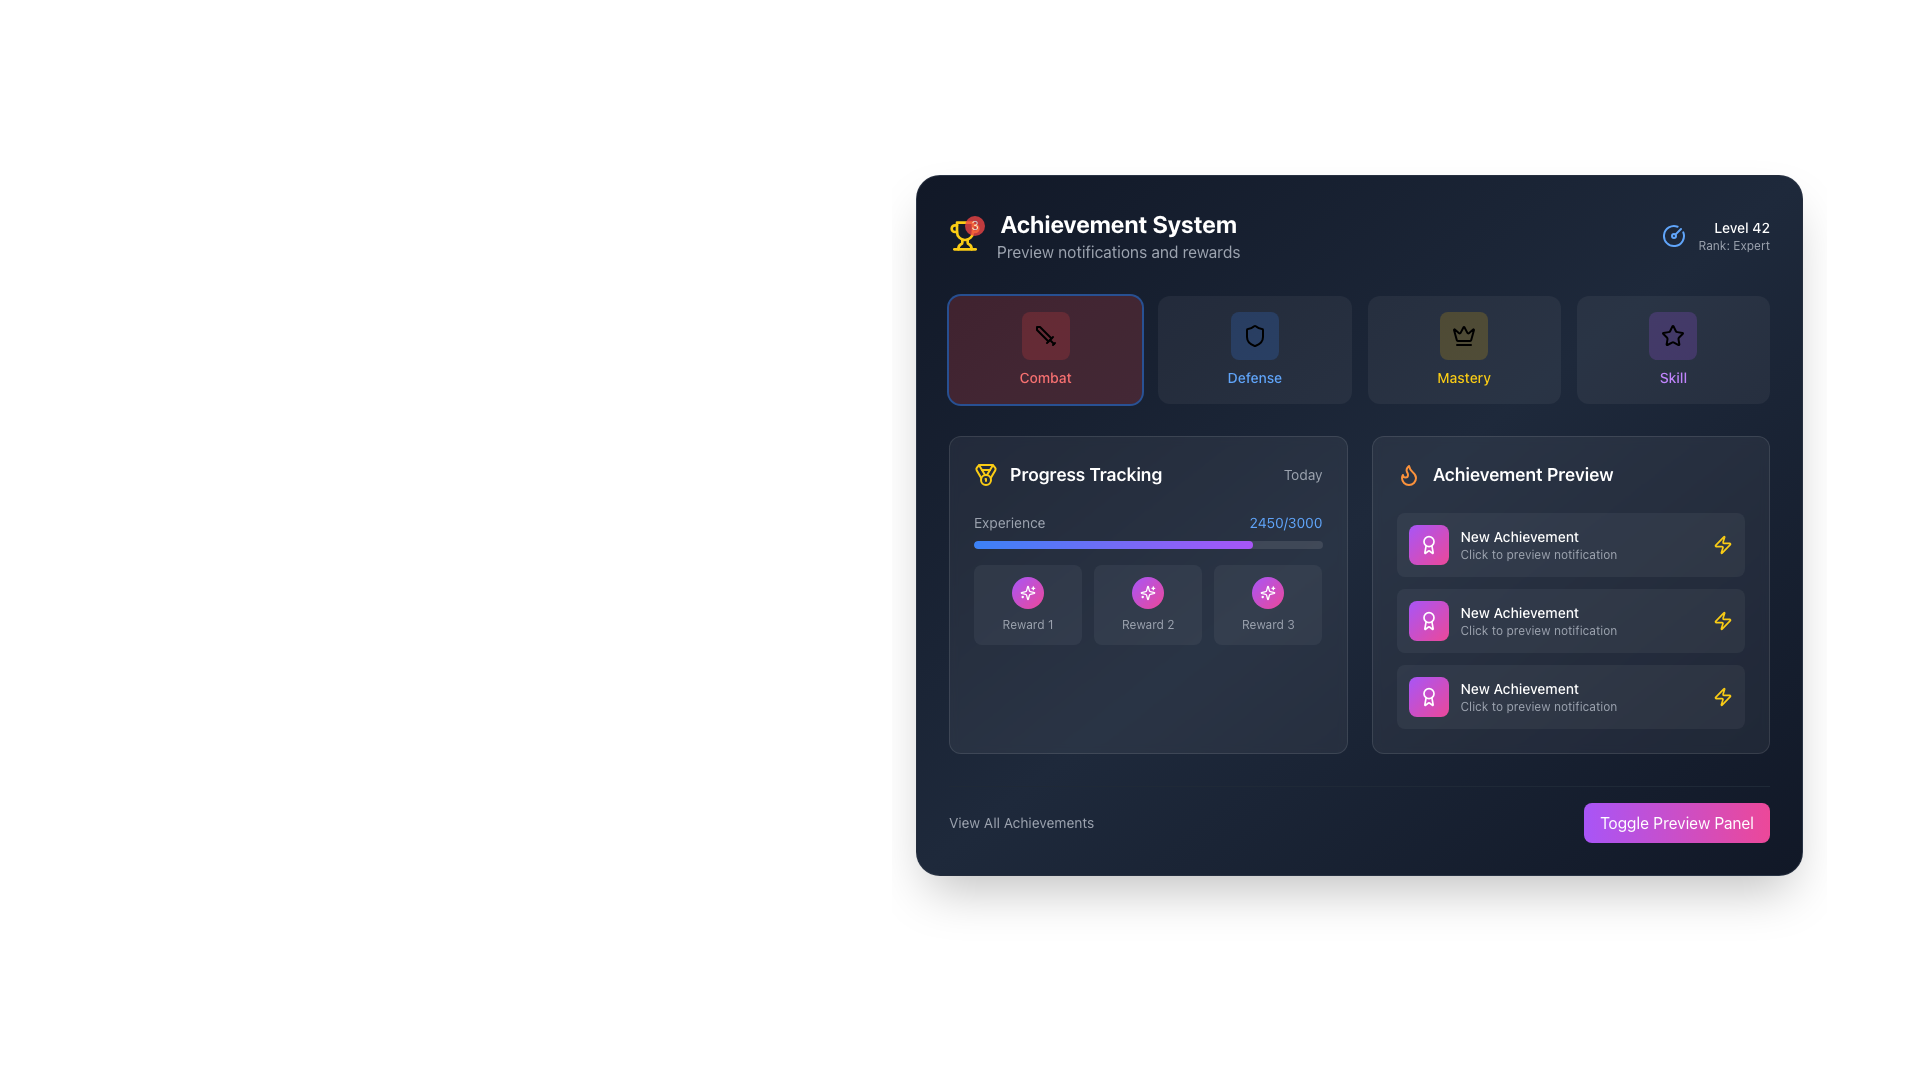  I want to click on the content of the 'New Achievement' text label, which is the second item in the vertically arranged list of achievement notifications, styled in bold white font with additional gray text for preview instructions, so click(1579, 620).